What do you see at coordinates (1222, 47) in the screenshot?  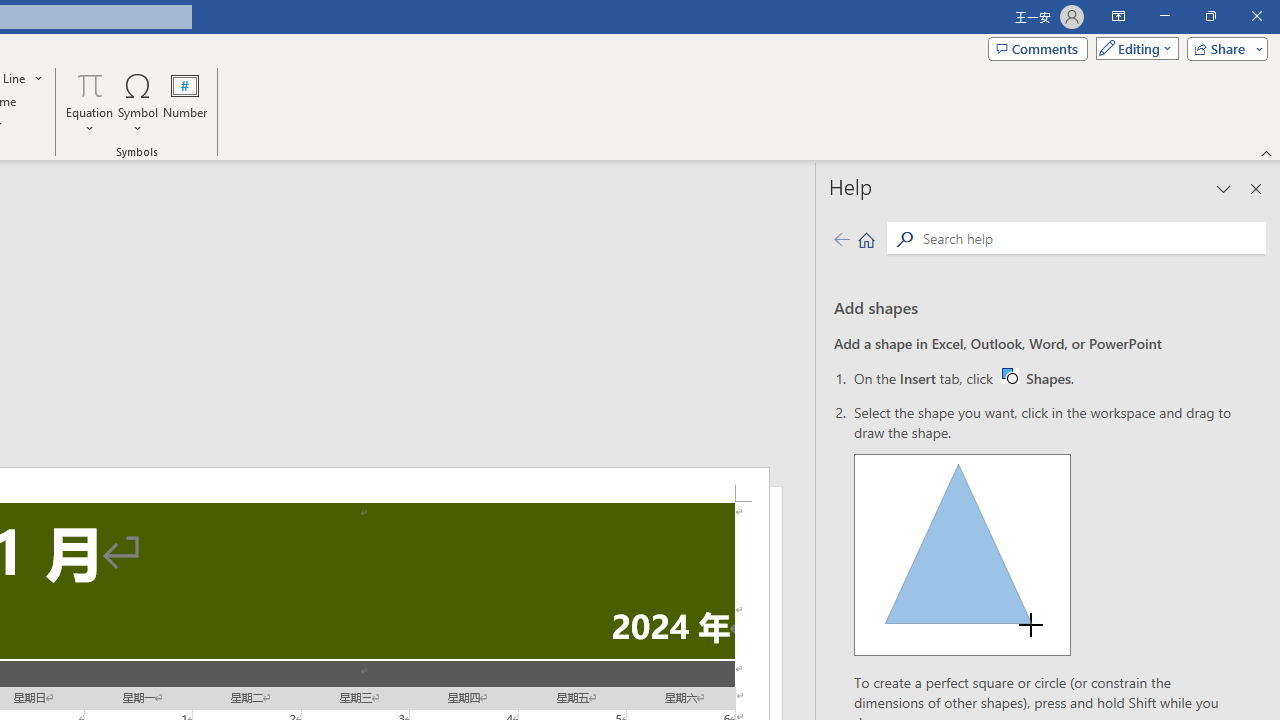 I see `'Share'` at bounding box center [1222, 47].